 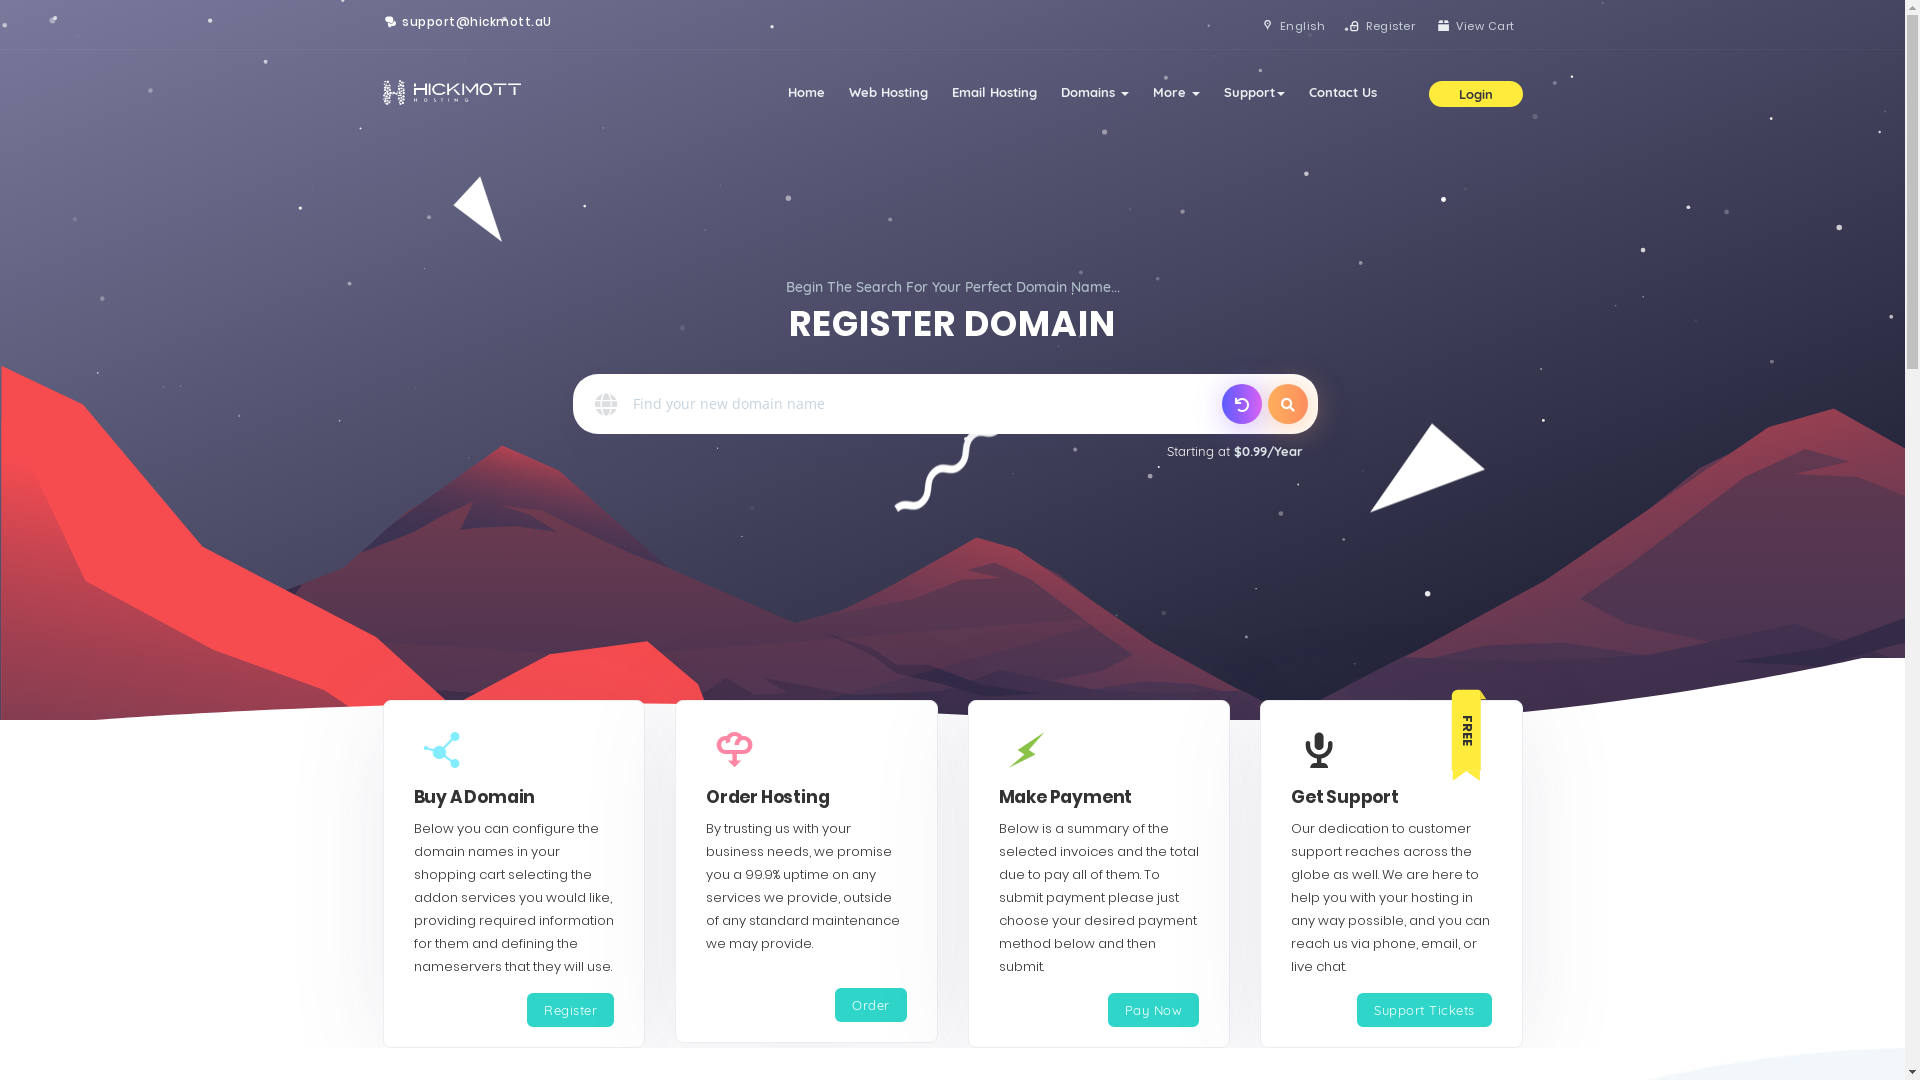 What do you see at coordinates (1253, 92) in the screenshot?
I see `'Support'` at bounding box center [1253, 92].